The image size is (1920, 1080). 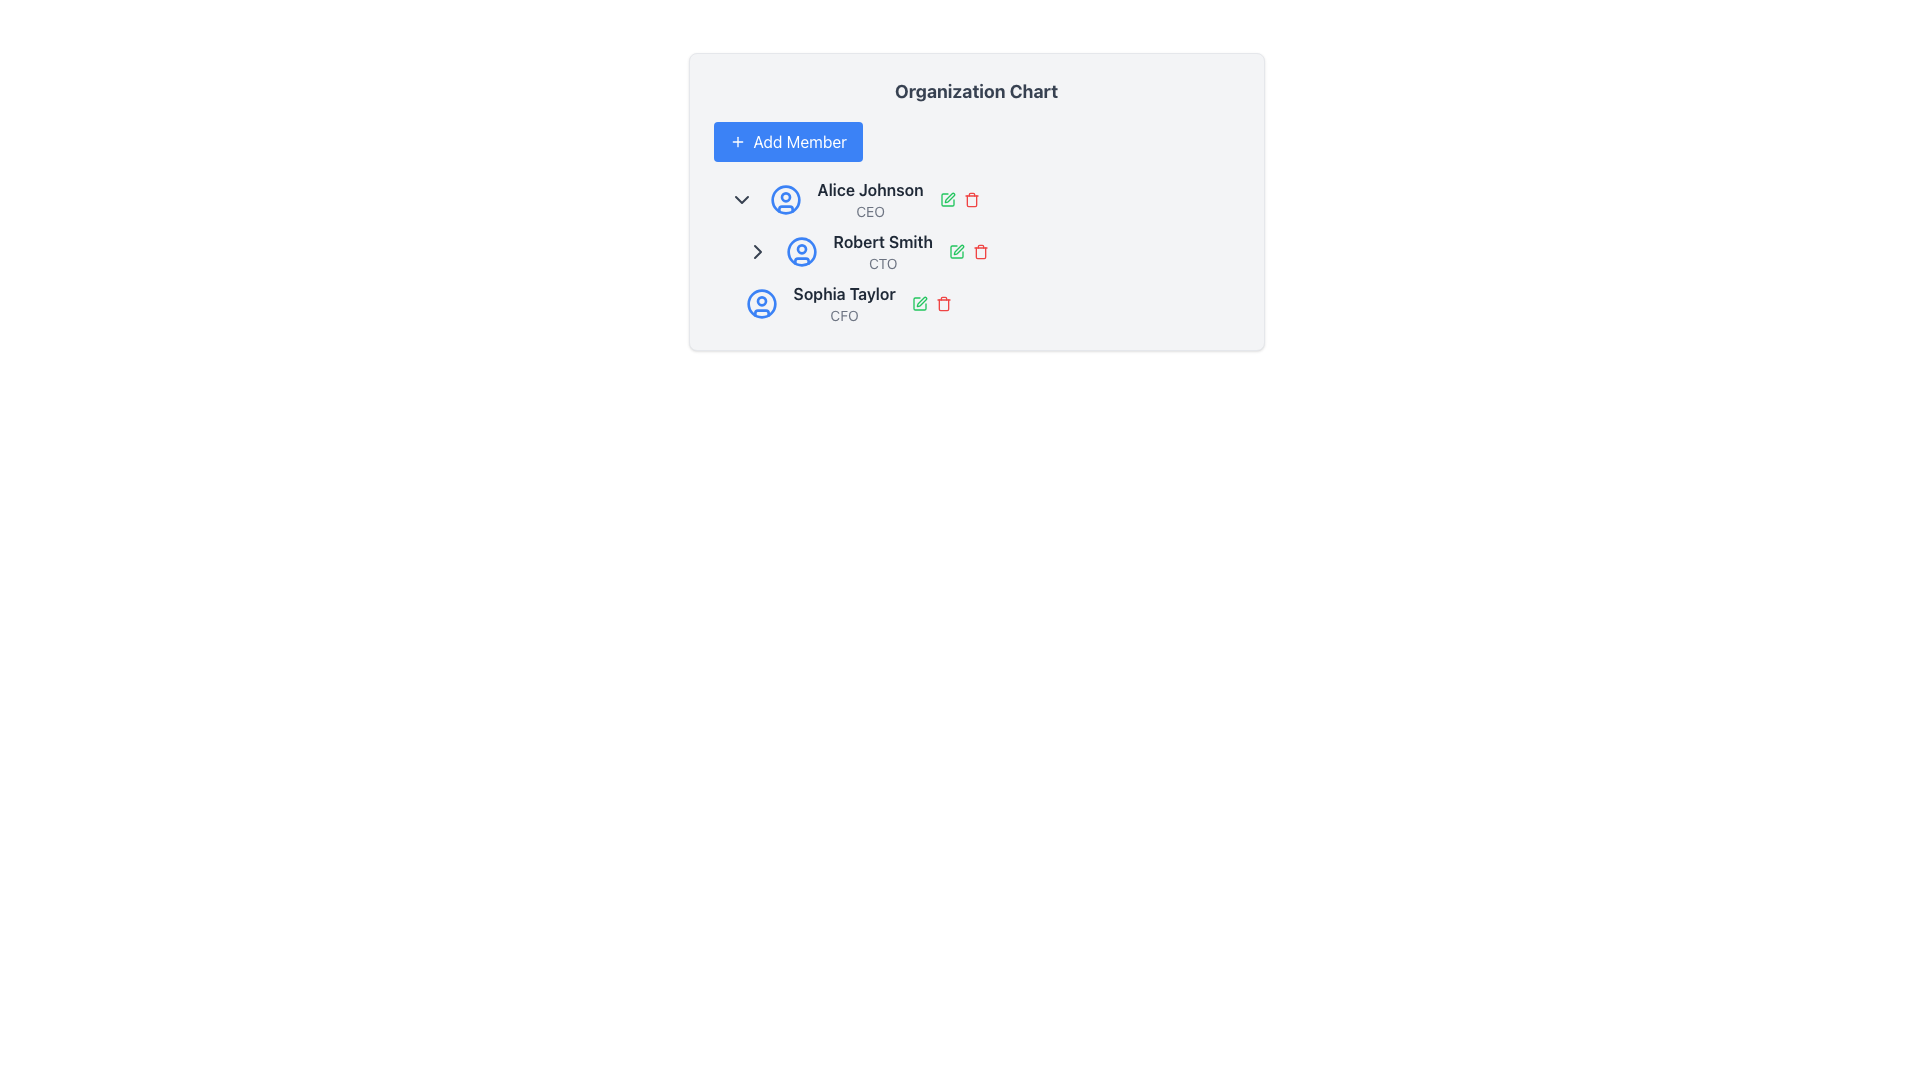 What do you see at coordinates (942, 304) in the screenshot?
I see `the red trash icon representing a delete action next to 'Sophia Taylor'` at bounding box center [942, 304].